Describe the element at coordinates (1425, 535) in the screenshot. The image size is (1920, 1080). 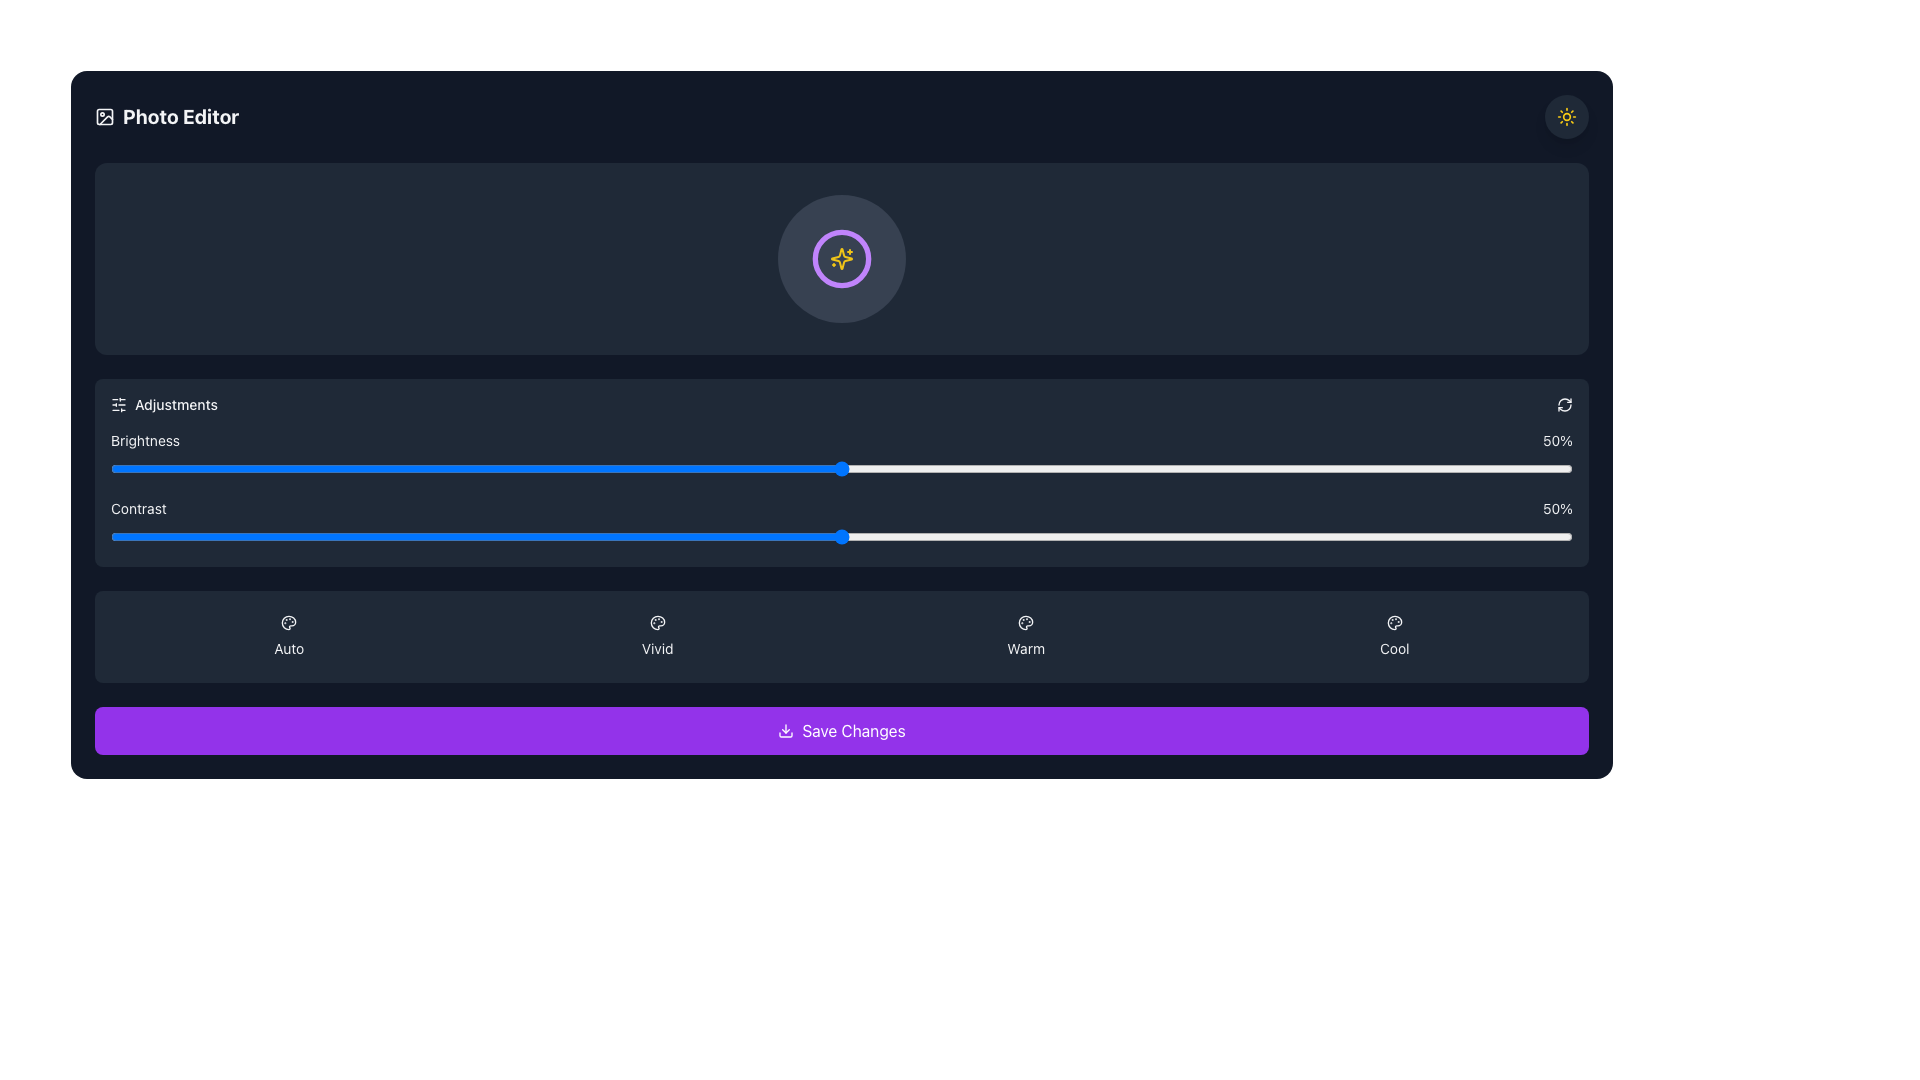
I see `the value of the slider` at that location.